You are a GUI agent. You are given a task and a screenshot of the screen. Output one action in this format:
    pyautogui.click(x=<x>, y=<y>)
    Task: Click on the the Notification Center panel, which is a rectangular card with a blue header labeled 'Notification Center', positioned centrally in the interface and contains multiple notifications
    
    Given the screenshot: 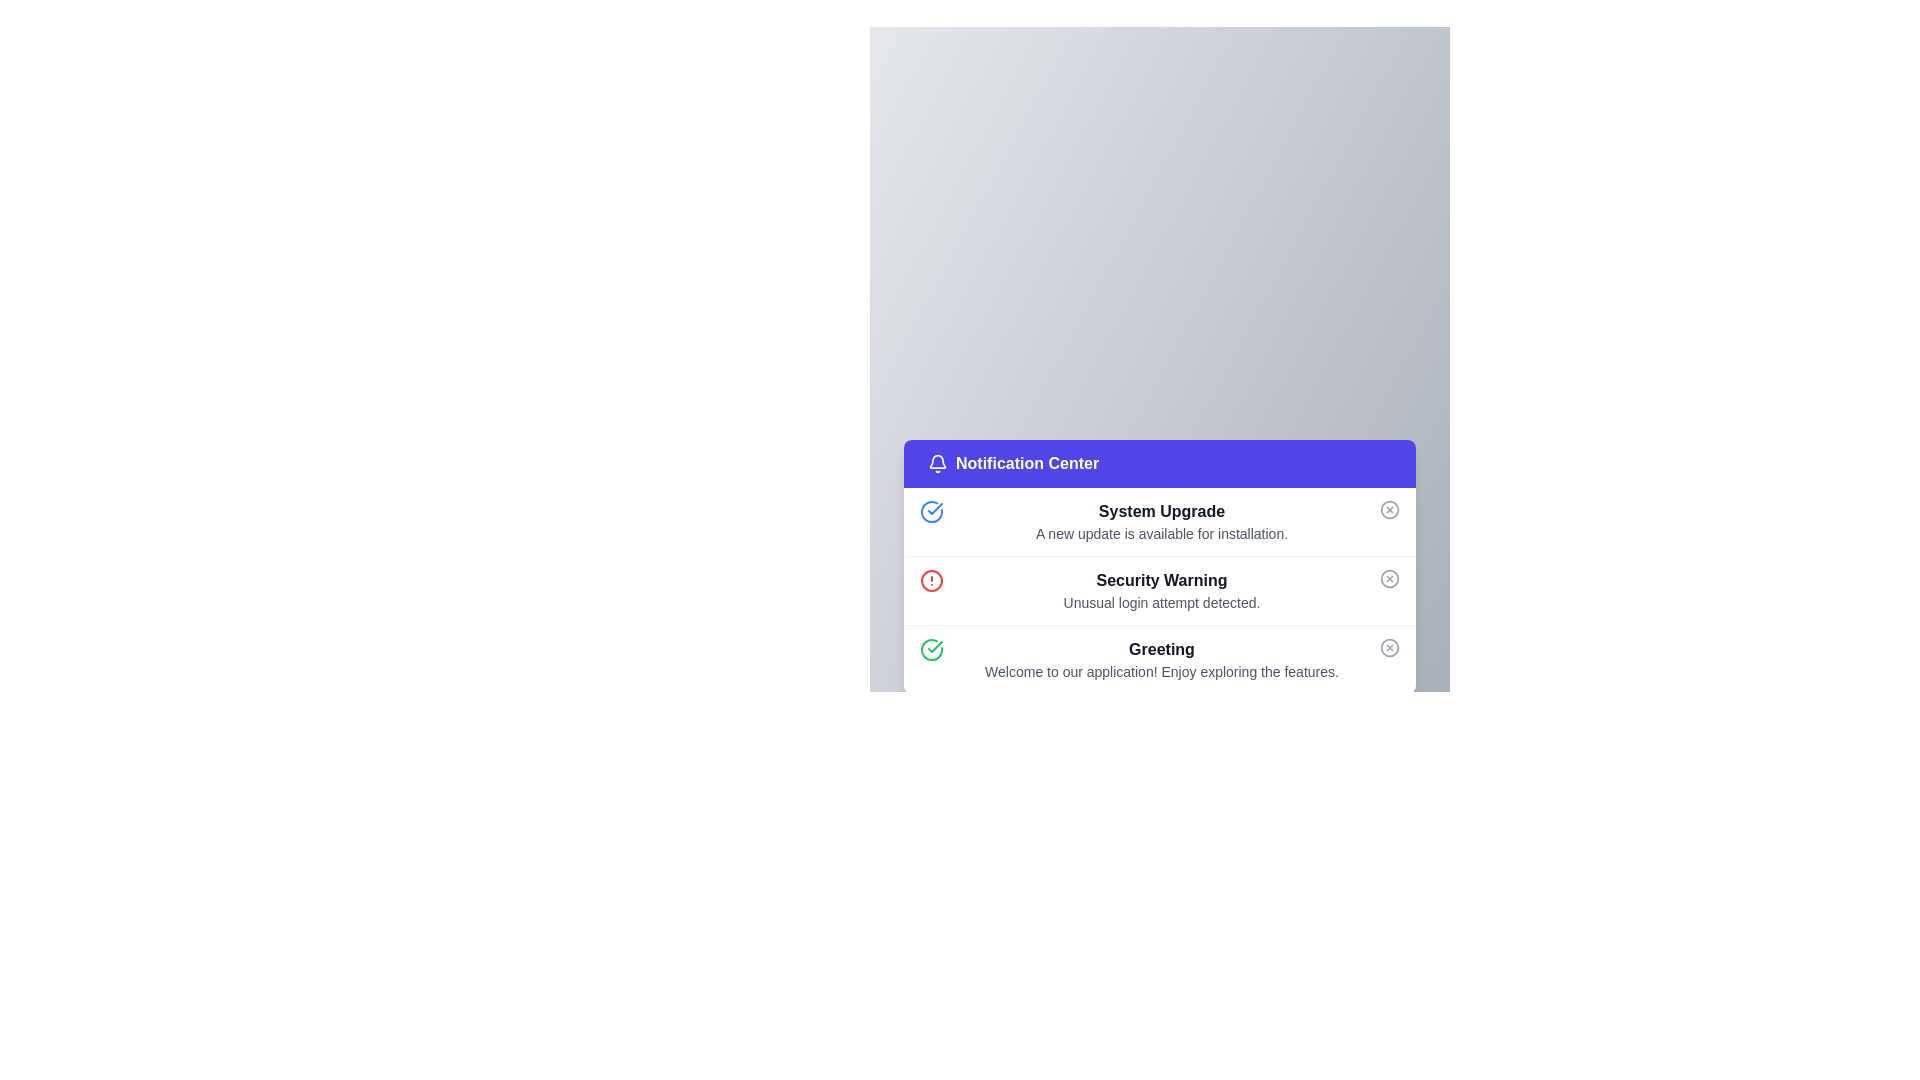 What is the action you would take?
    pyautogui.click(x=1160, y=567)
    